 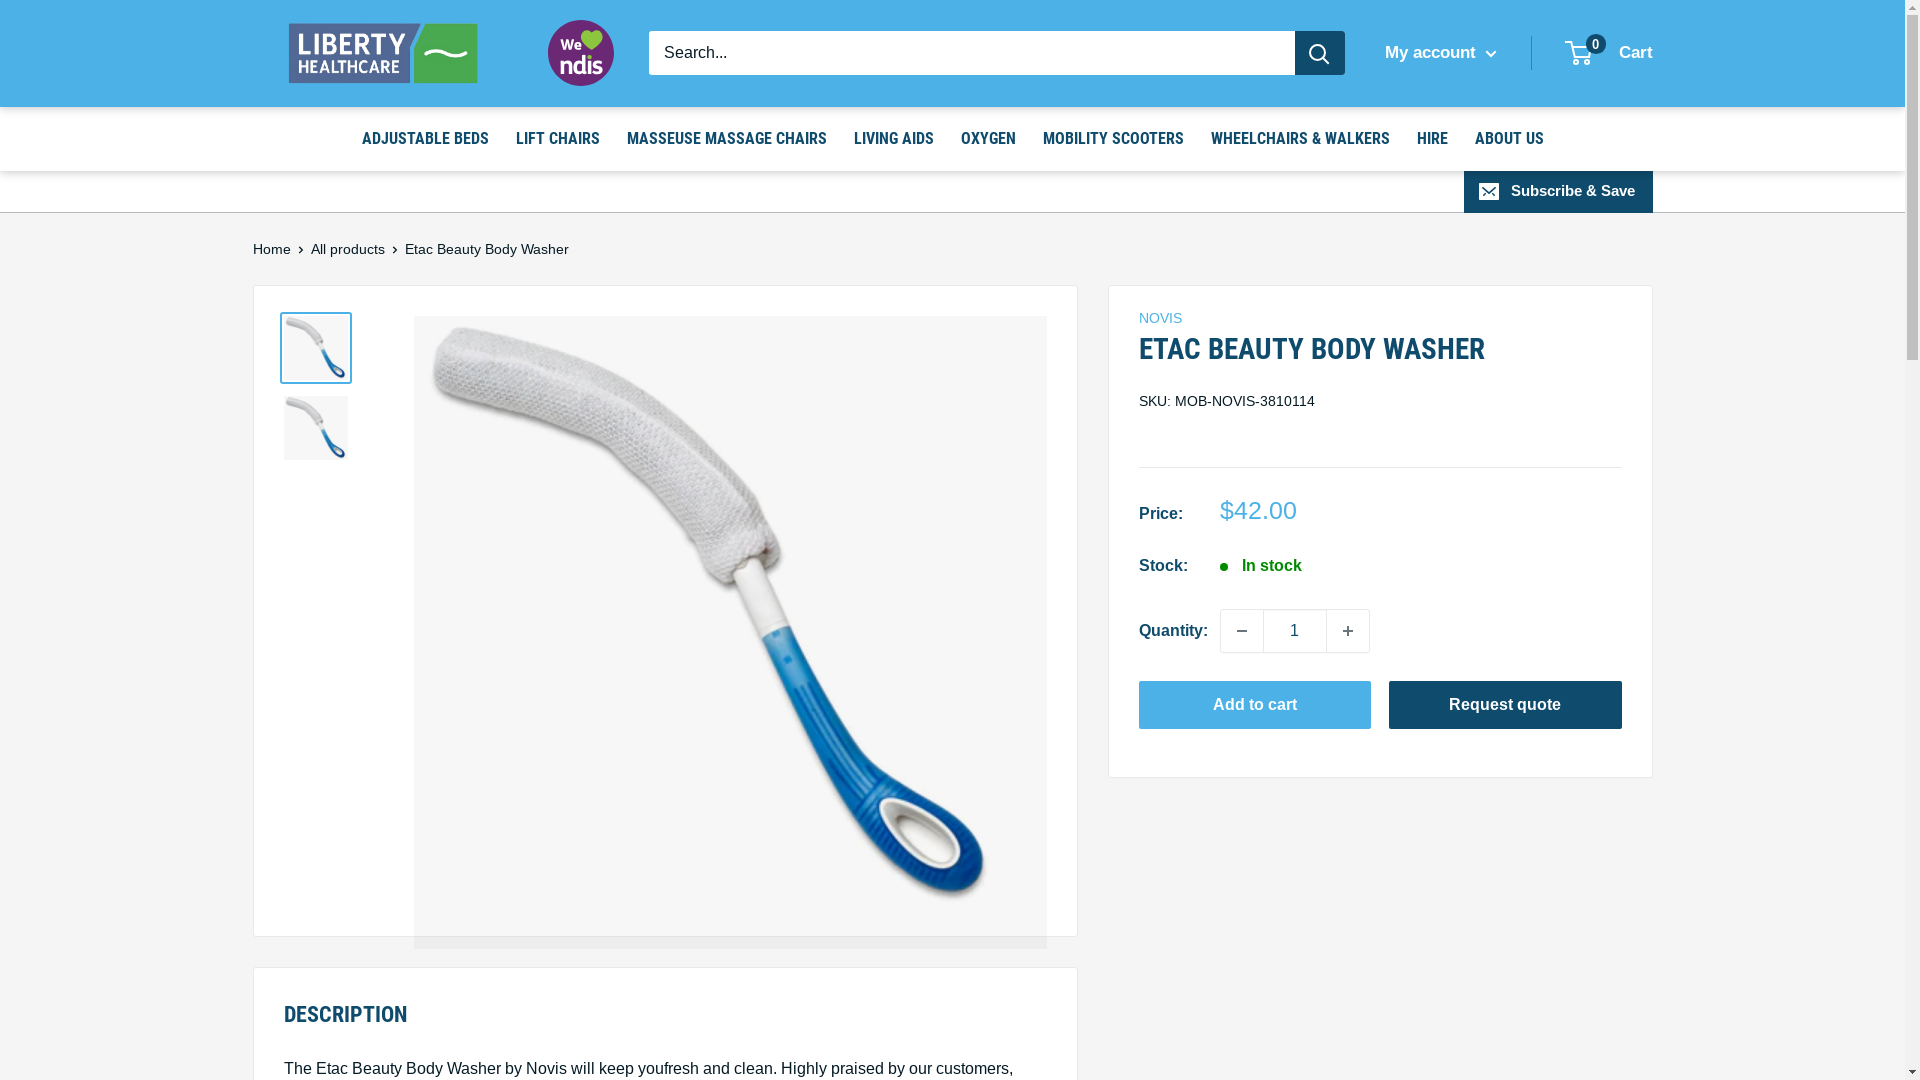 What do you see at coordinates (269, 248) in the screenshot?
I see `'Home'` at bounding box center [269, 248].